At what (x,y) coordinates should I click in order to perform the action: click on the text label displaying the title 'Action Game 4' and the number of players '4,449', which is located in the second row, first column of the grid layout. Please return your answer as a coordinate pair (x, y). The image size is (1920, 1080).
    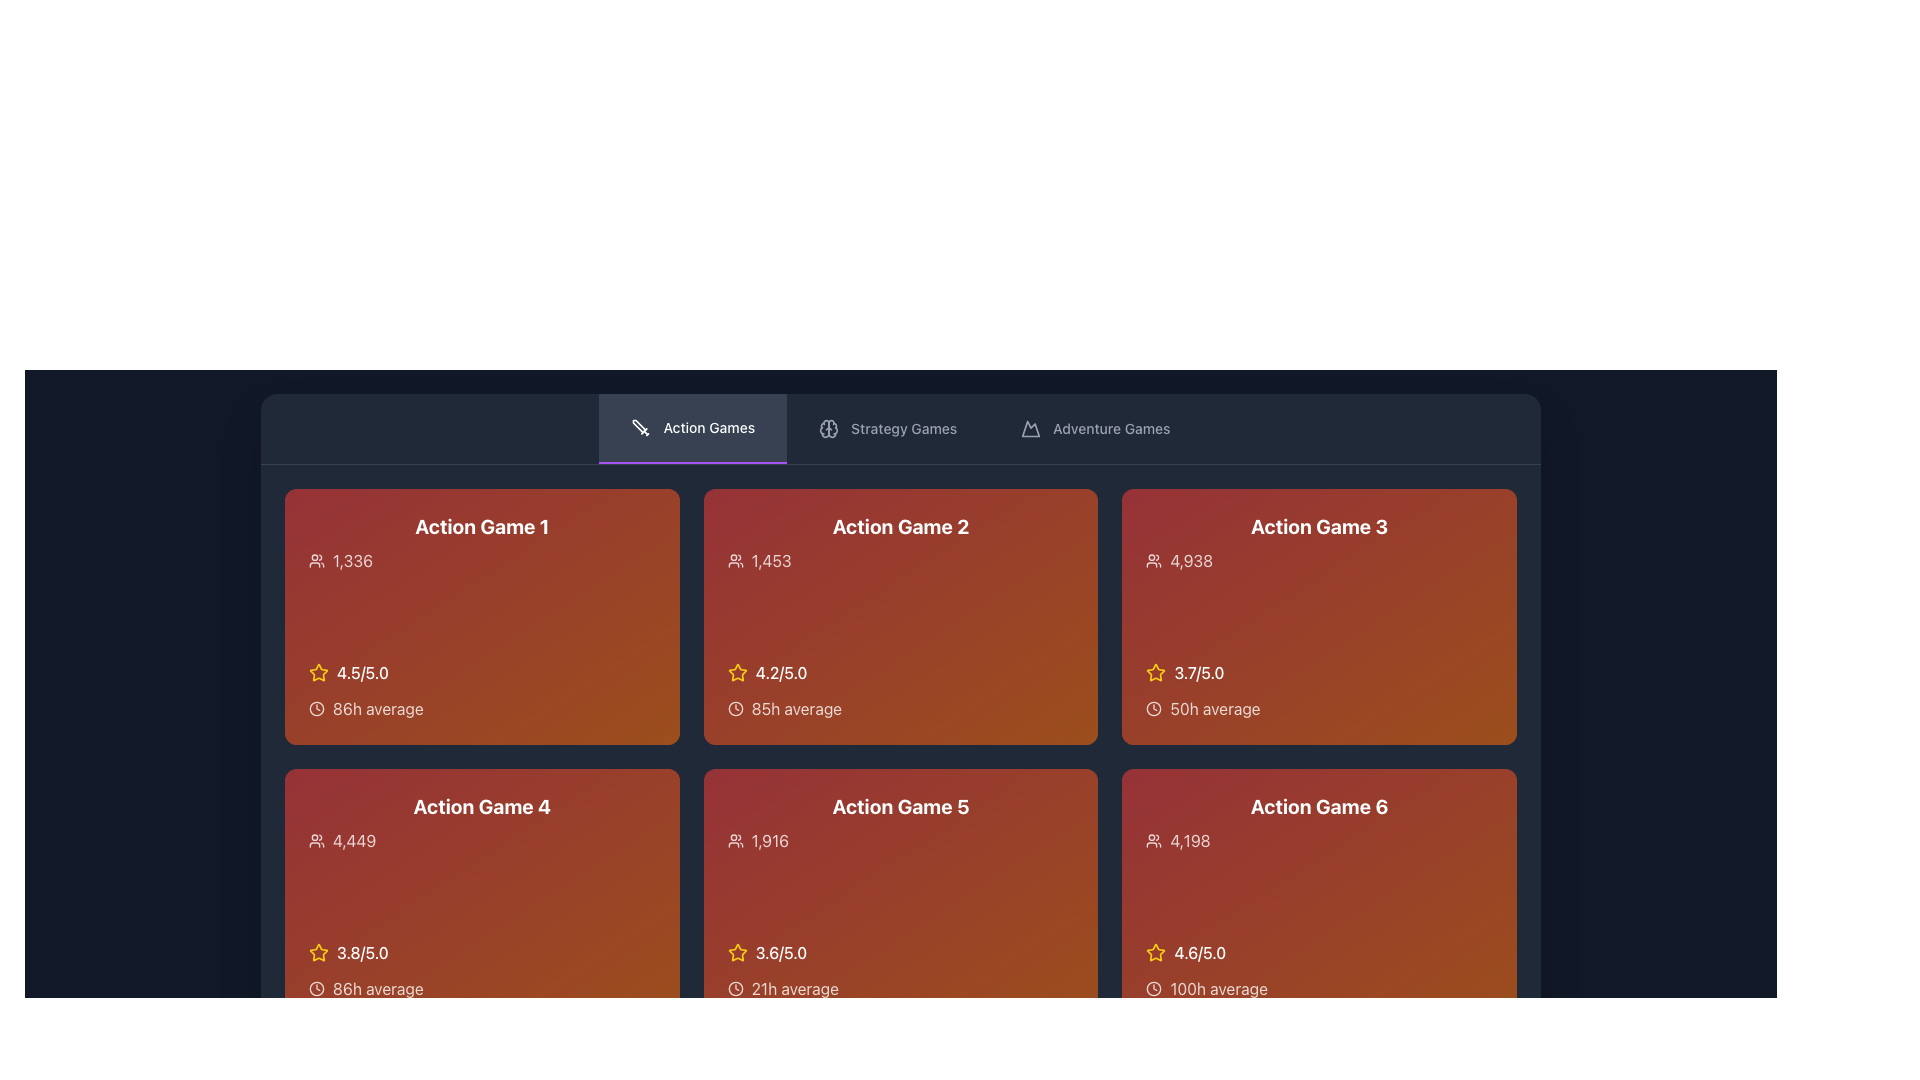
    Looking at the image, I should click on (482, 822).